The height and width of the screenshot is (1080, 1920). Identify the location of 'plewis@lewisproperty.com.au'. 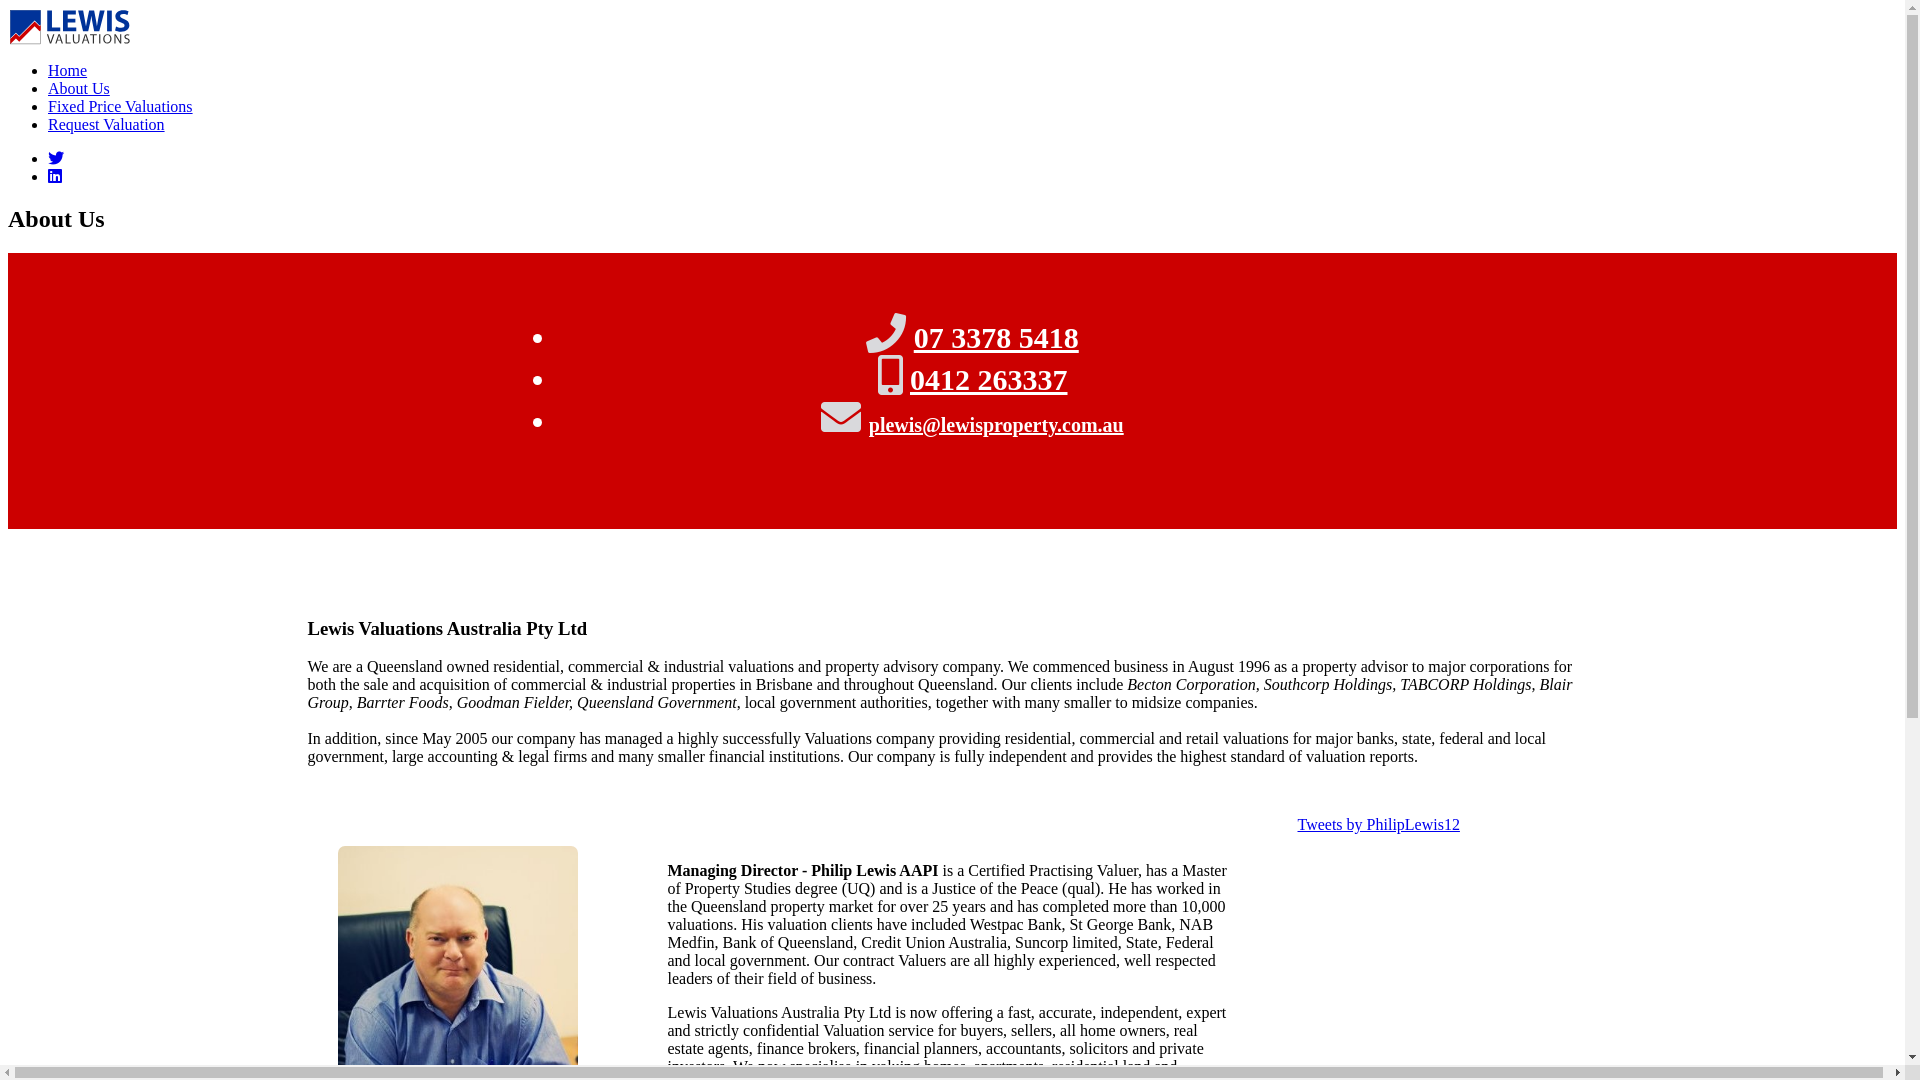
(996, 423).